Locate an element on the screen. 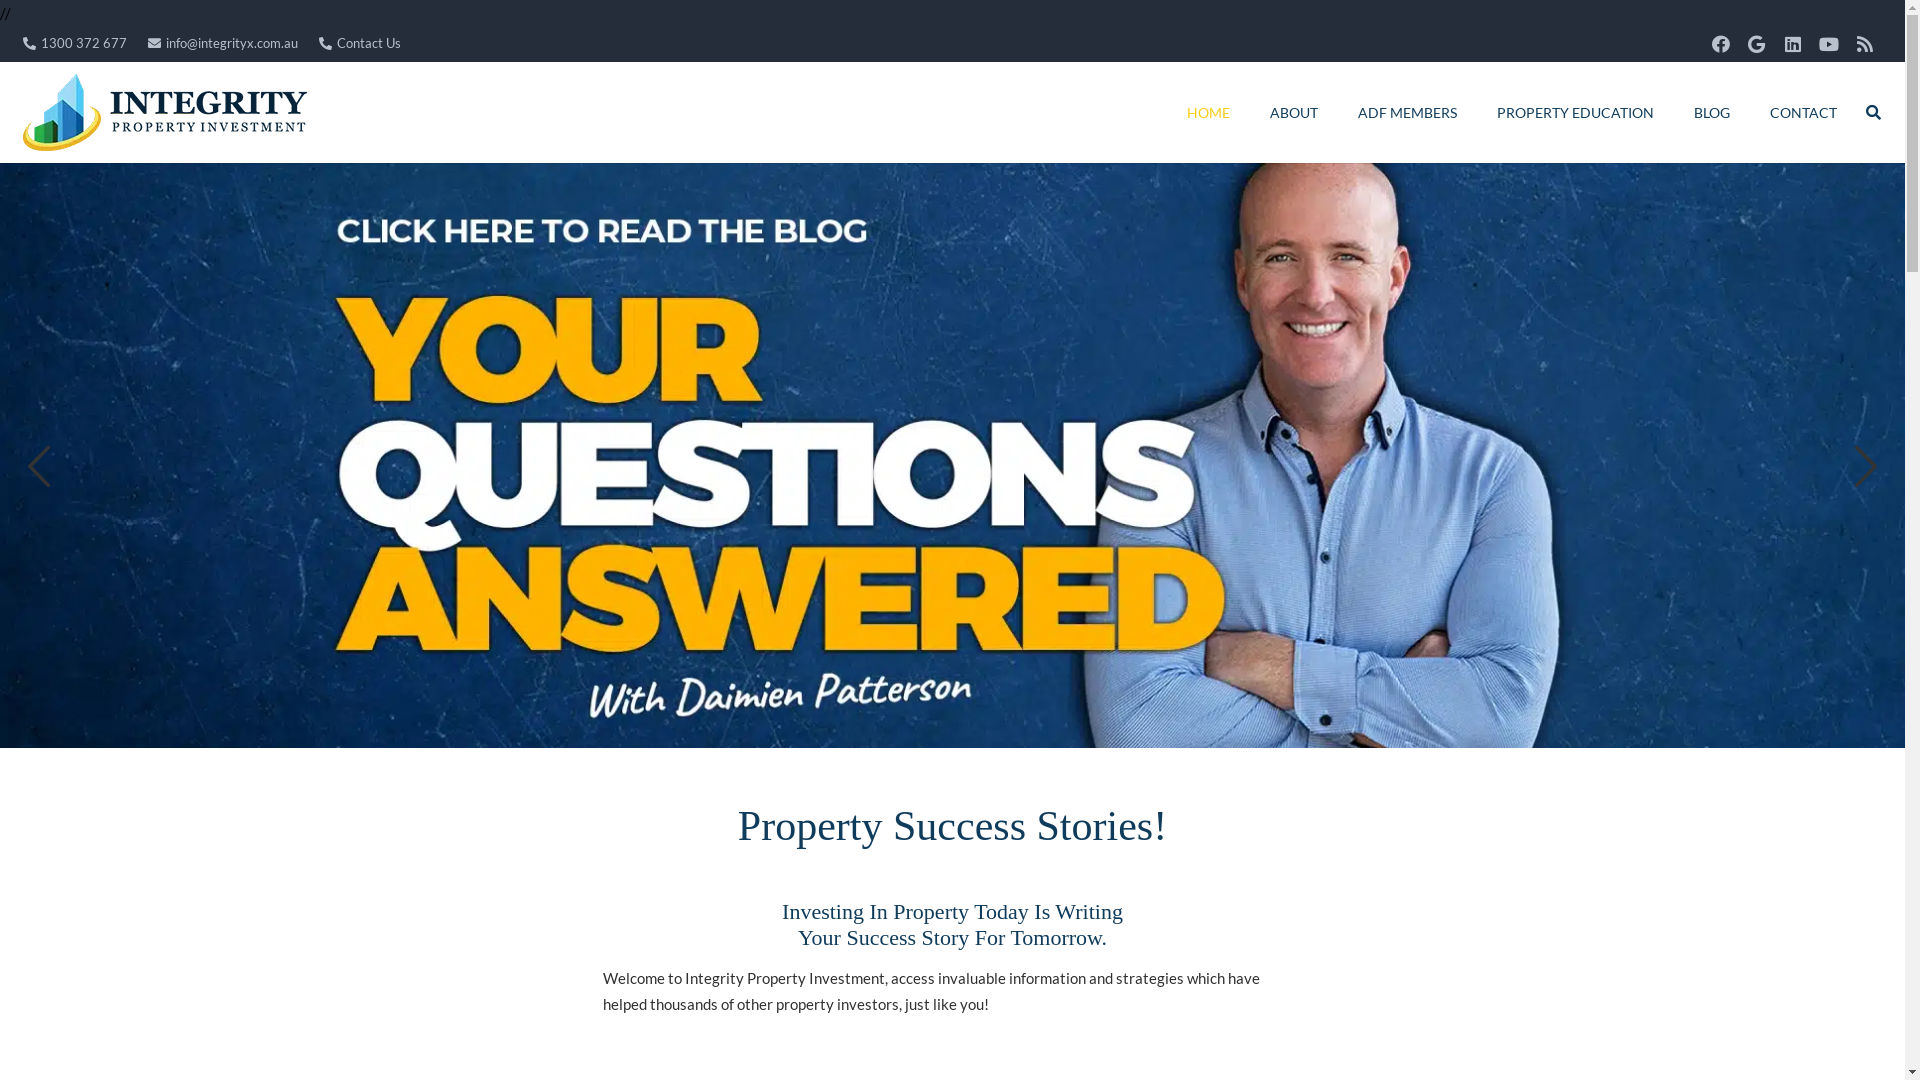 The image size is (1920, 1080). 'YouTube' is located at coordinates (1828, 43).